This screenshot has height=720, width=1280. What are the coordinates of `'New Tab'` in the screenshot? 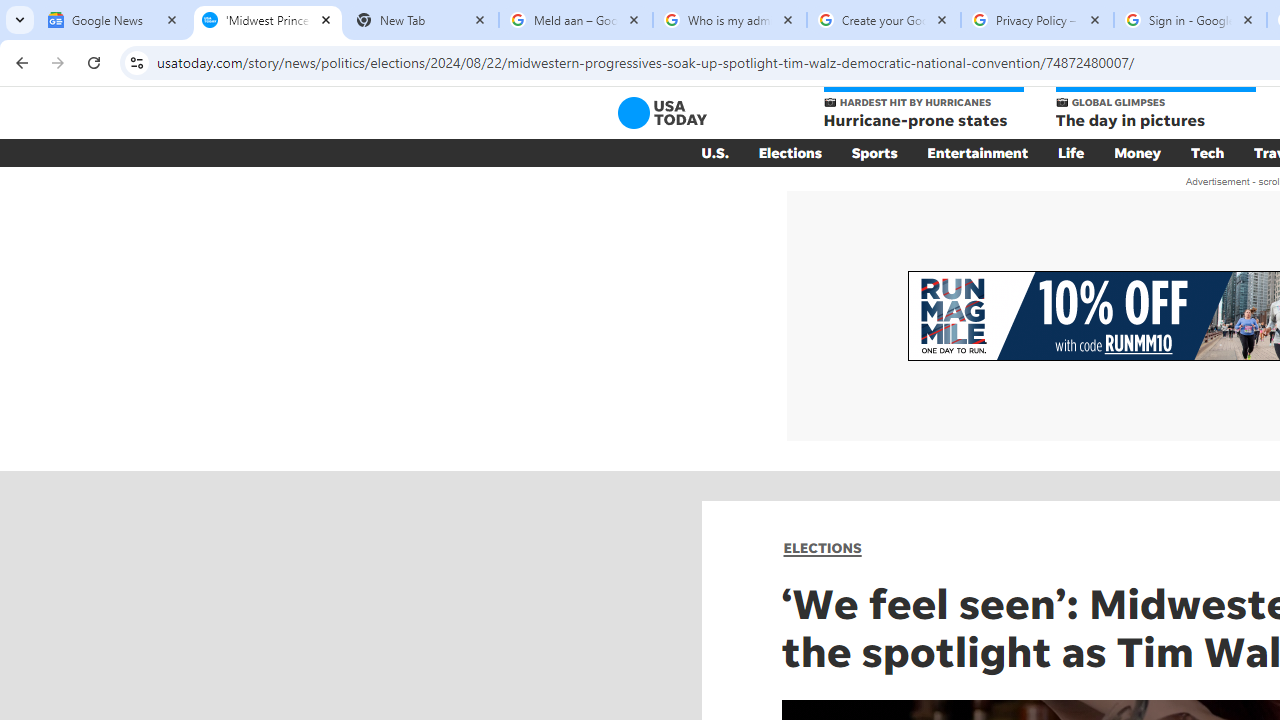 It's located at (420, 20).